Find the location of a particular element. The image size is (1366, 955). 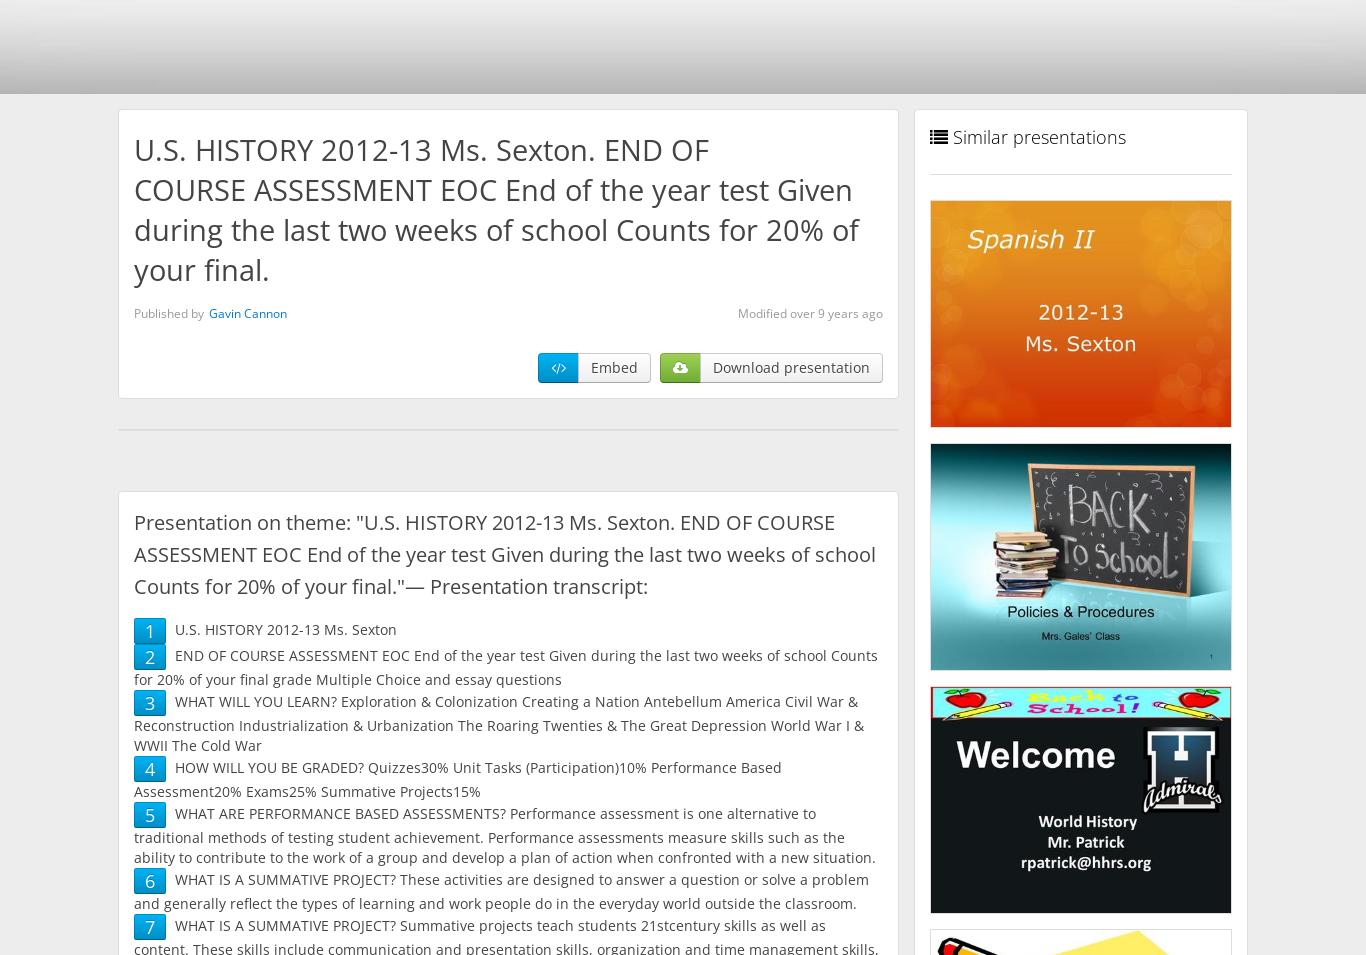

'Download presentation' is located at coordinates (790, 366).